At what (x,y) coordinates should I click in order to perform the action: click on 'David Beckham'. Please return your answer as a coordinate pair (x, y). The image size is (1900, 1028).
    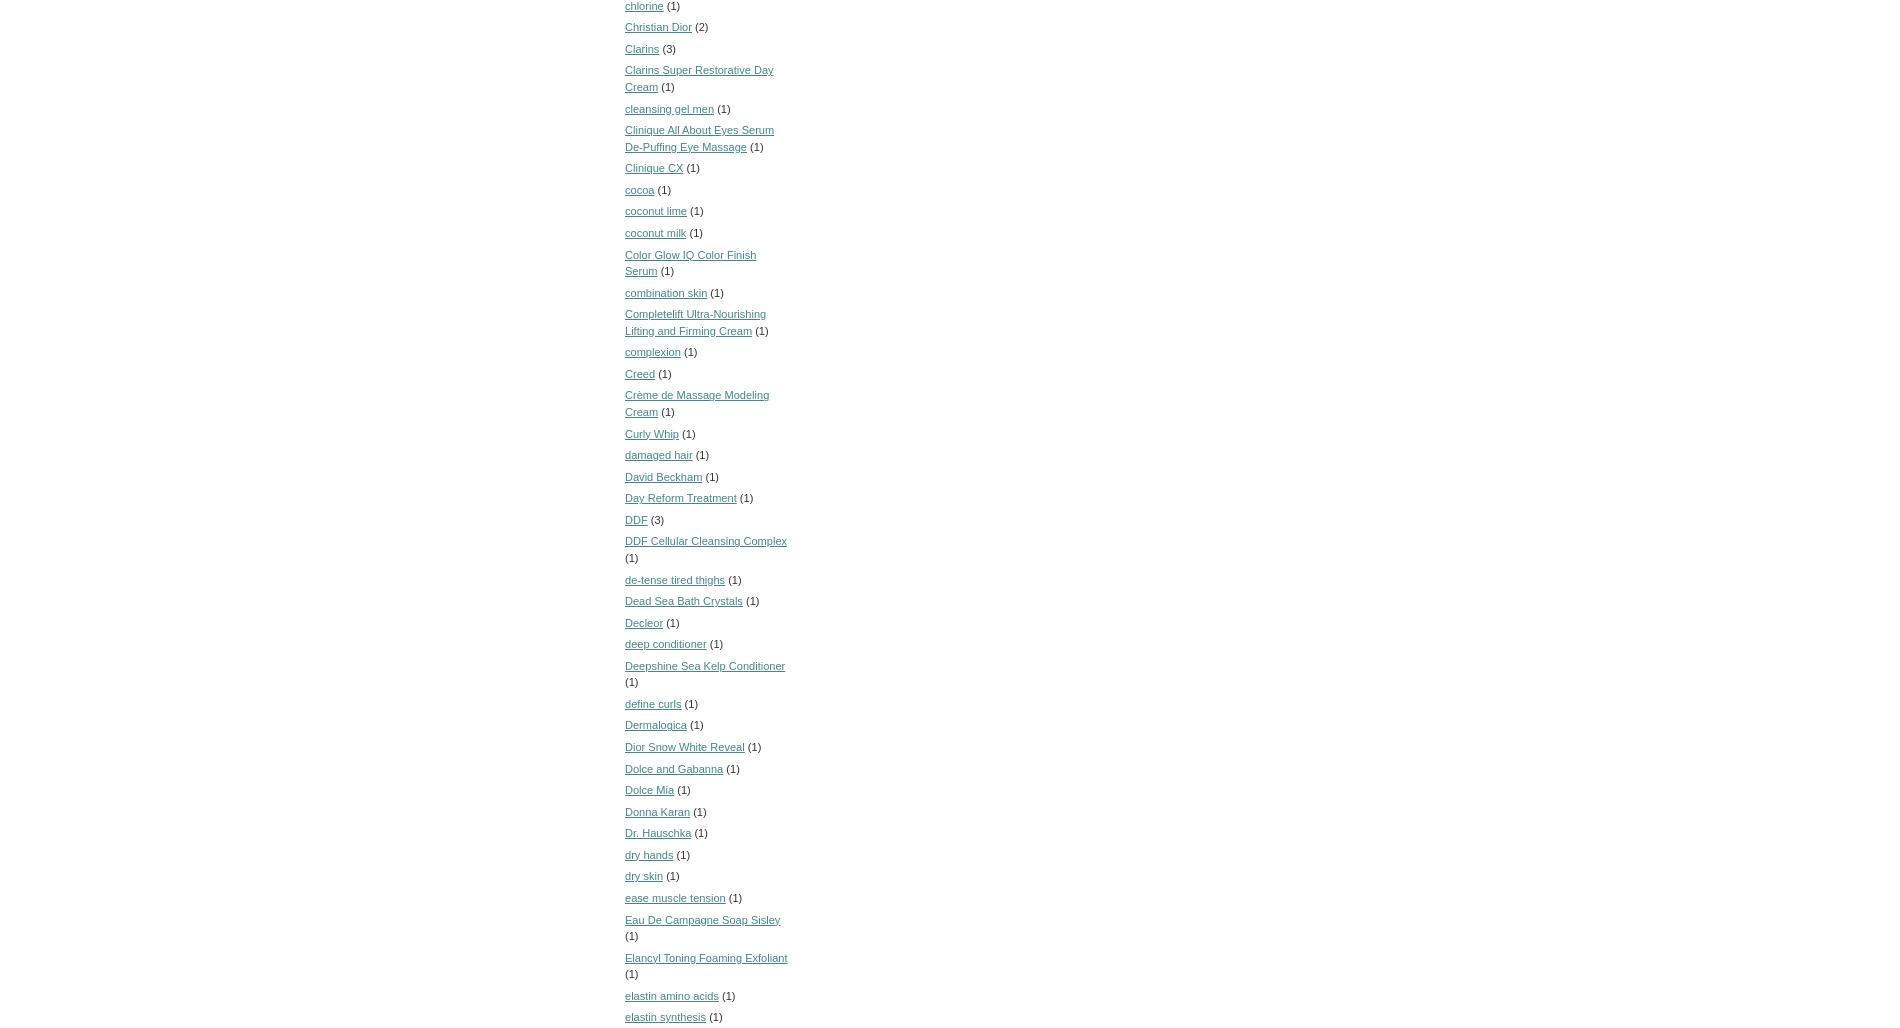
    Looking at the image, I should click on (663, 474).